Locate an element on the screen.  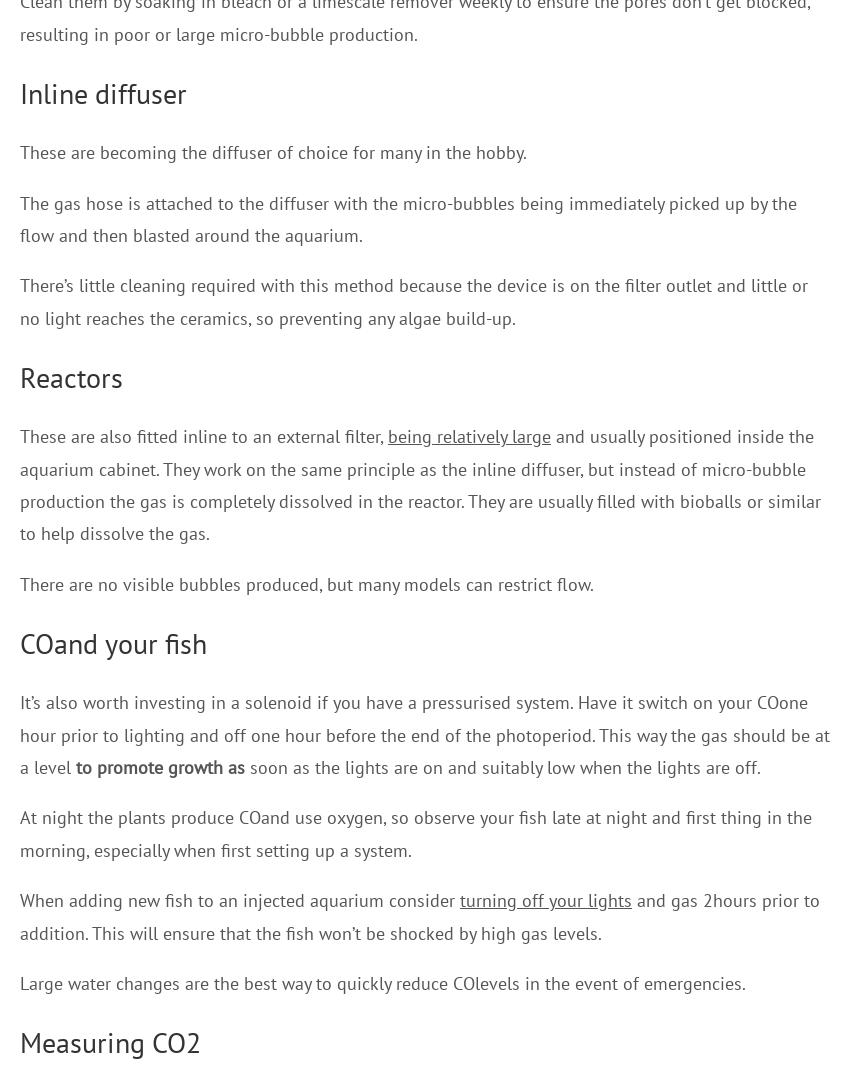
'and gas 2hours prior to addition. This will ensure that the fish won’t be shocked by high gas levels.' is located at coordinates (419, 916).